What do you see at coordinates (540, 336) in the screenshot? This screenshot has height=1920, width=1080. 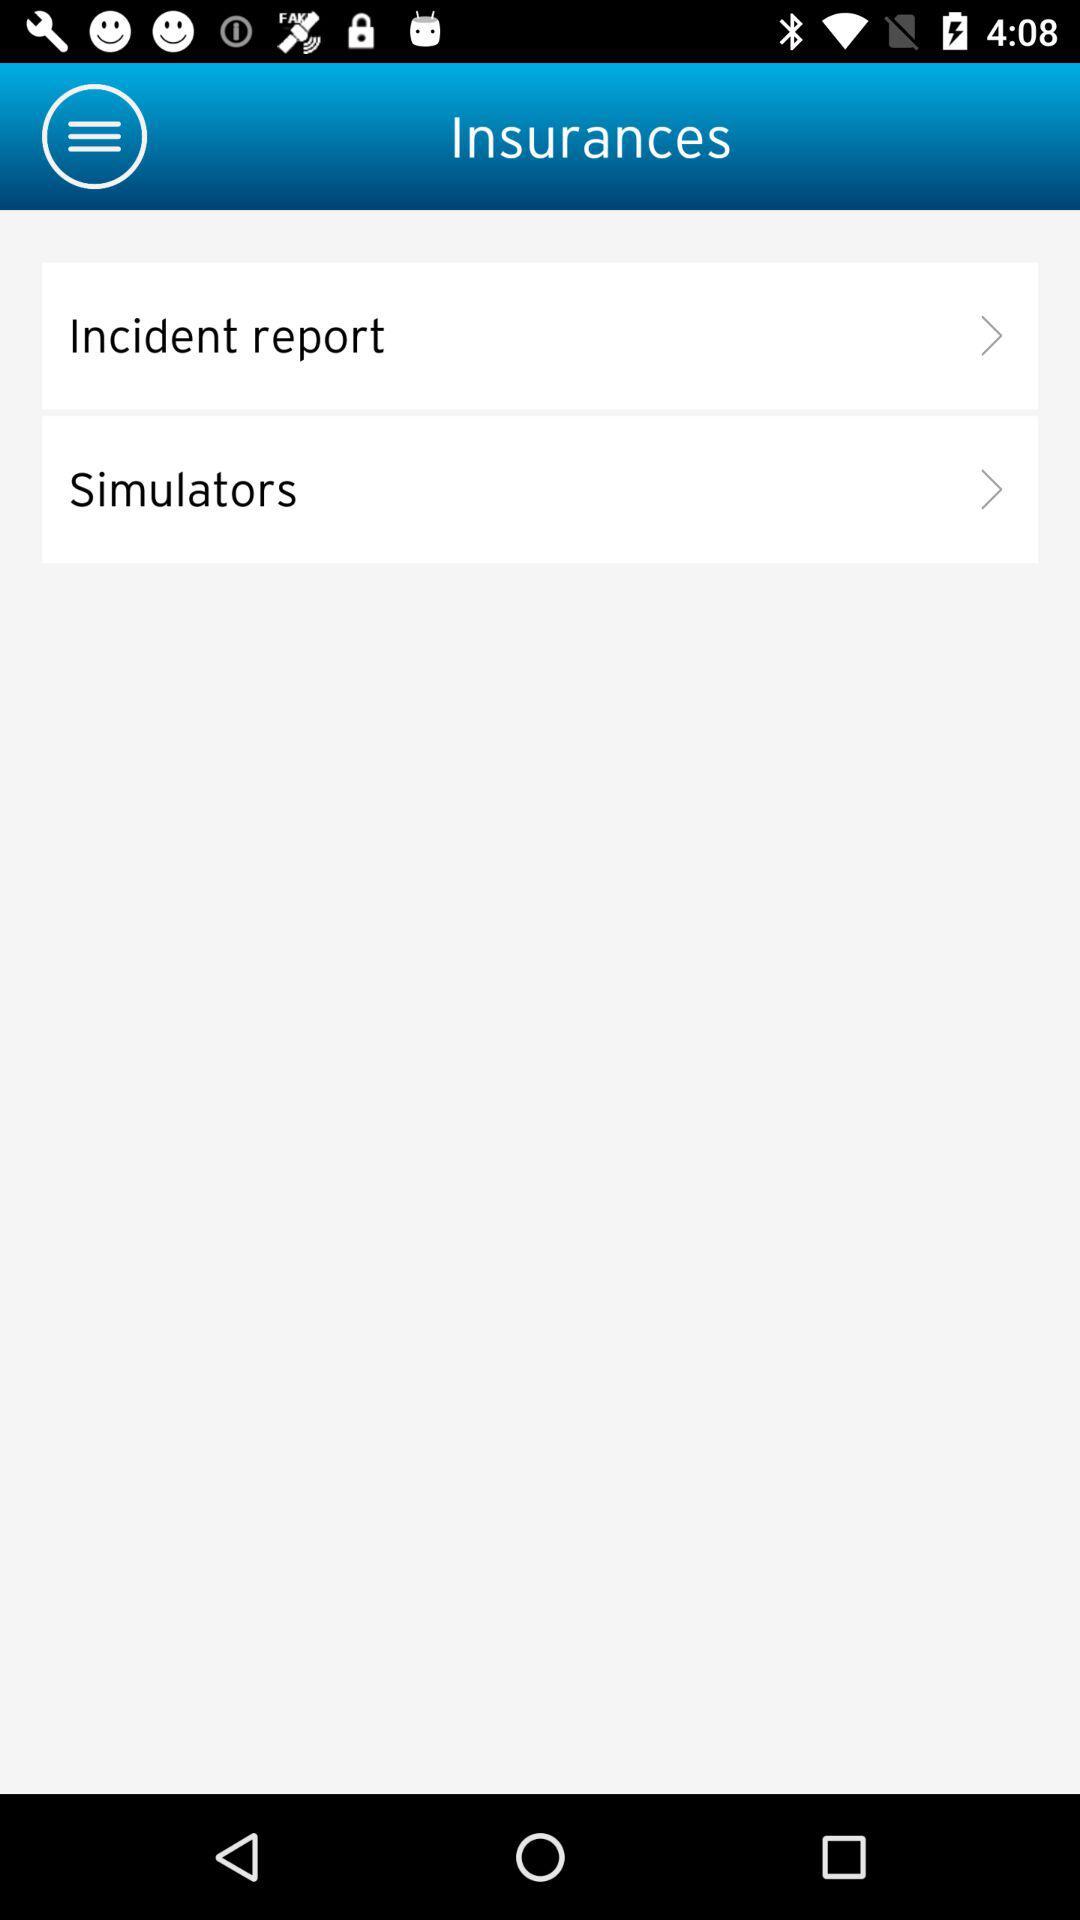 I see `to file a report` at bounding box center [540, 336].